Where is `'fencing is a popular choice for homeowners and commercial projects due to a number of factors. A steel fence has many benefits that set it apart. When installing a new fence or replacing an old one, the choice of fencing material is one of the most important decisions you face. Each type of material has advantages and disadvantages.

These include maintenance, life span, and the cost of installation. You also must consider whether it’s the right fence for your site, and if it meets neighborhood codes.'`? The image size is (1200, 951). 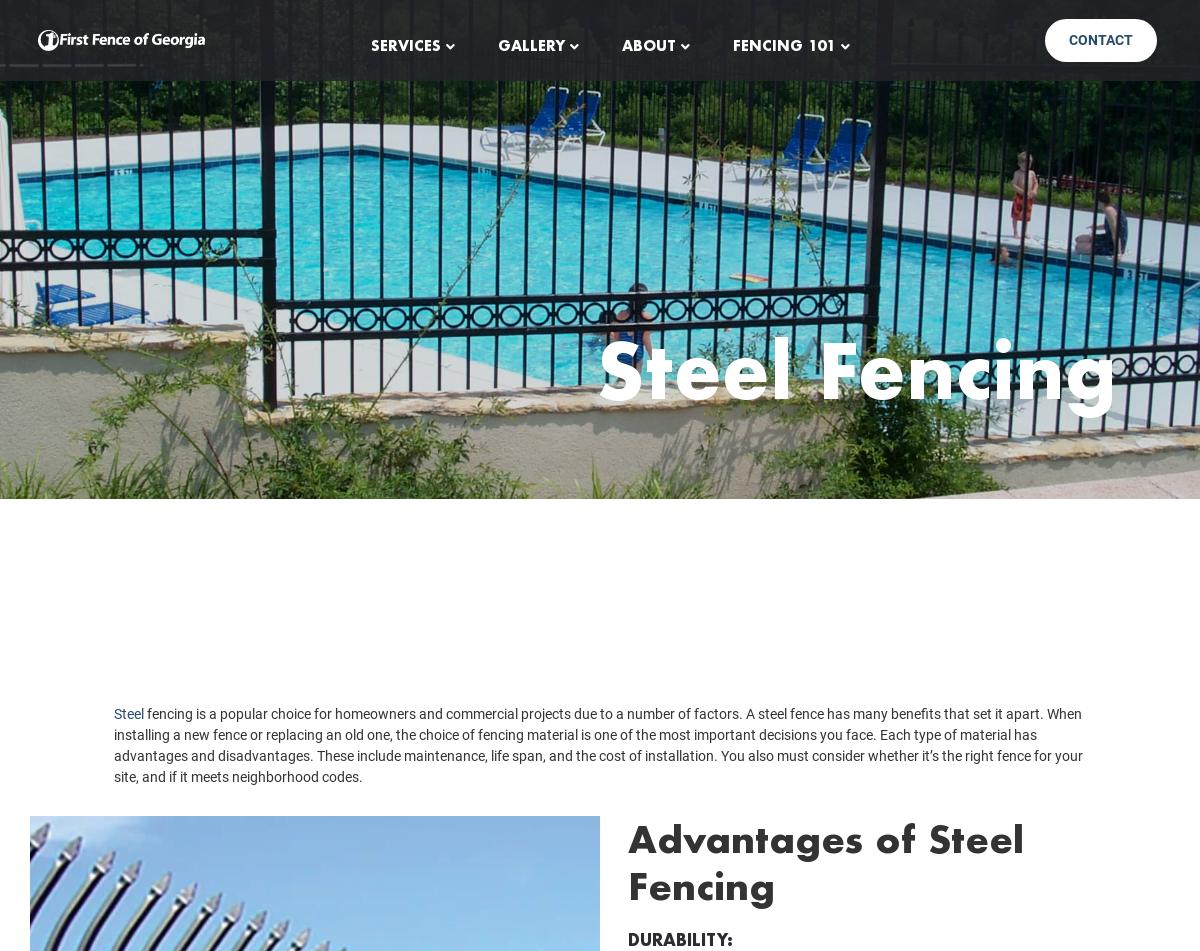
'fencing is a popular choice for homeowners and commercial projects due to a number of factors. A steel fence has many benefits that set it apart. When installing a new fence or replacing an old one, the choice of fencing material is one of the most important decisions you face. Each type of material has advantages and disadvantages.

These include maintenance, life span, and the cost of installation. You also must consider whether it’s the right fence for your site, and if it meets neighborhood codes.' is located at coordinates (597, 773).